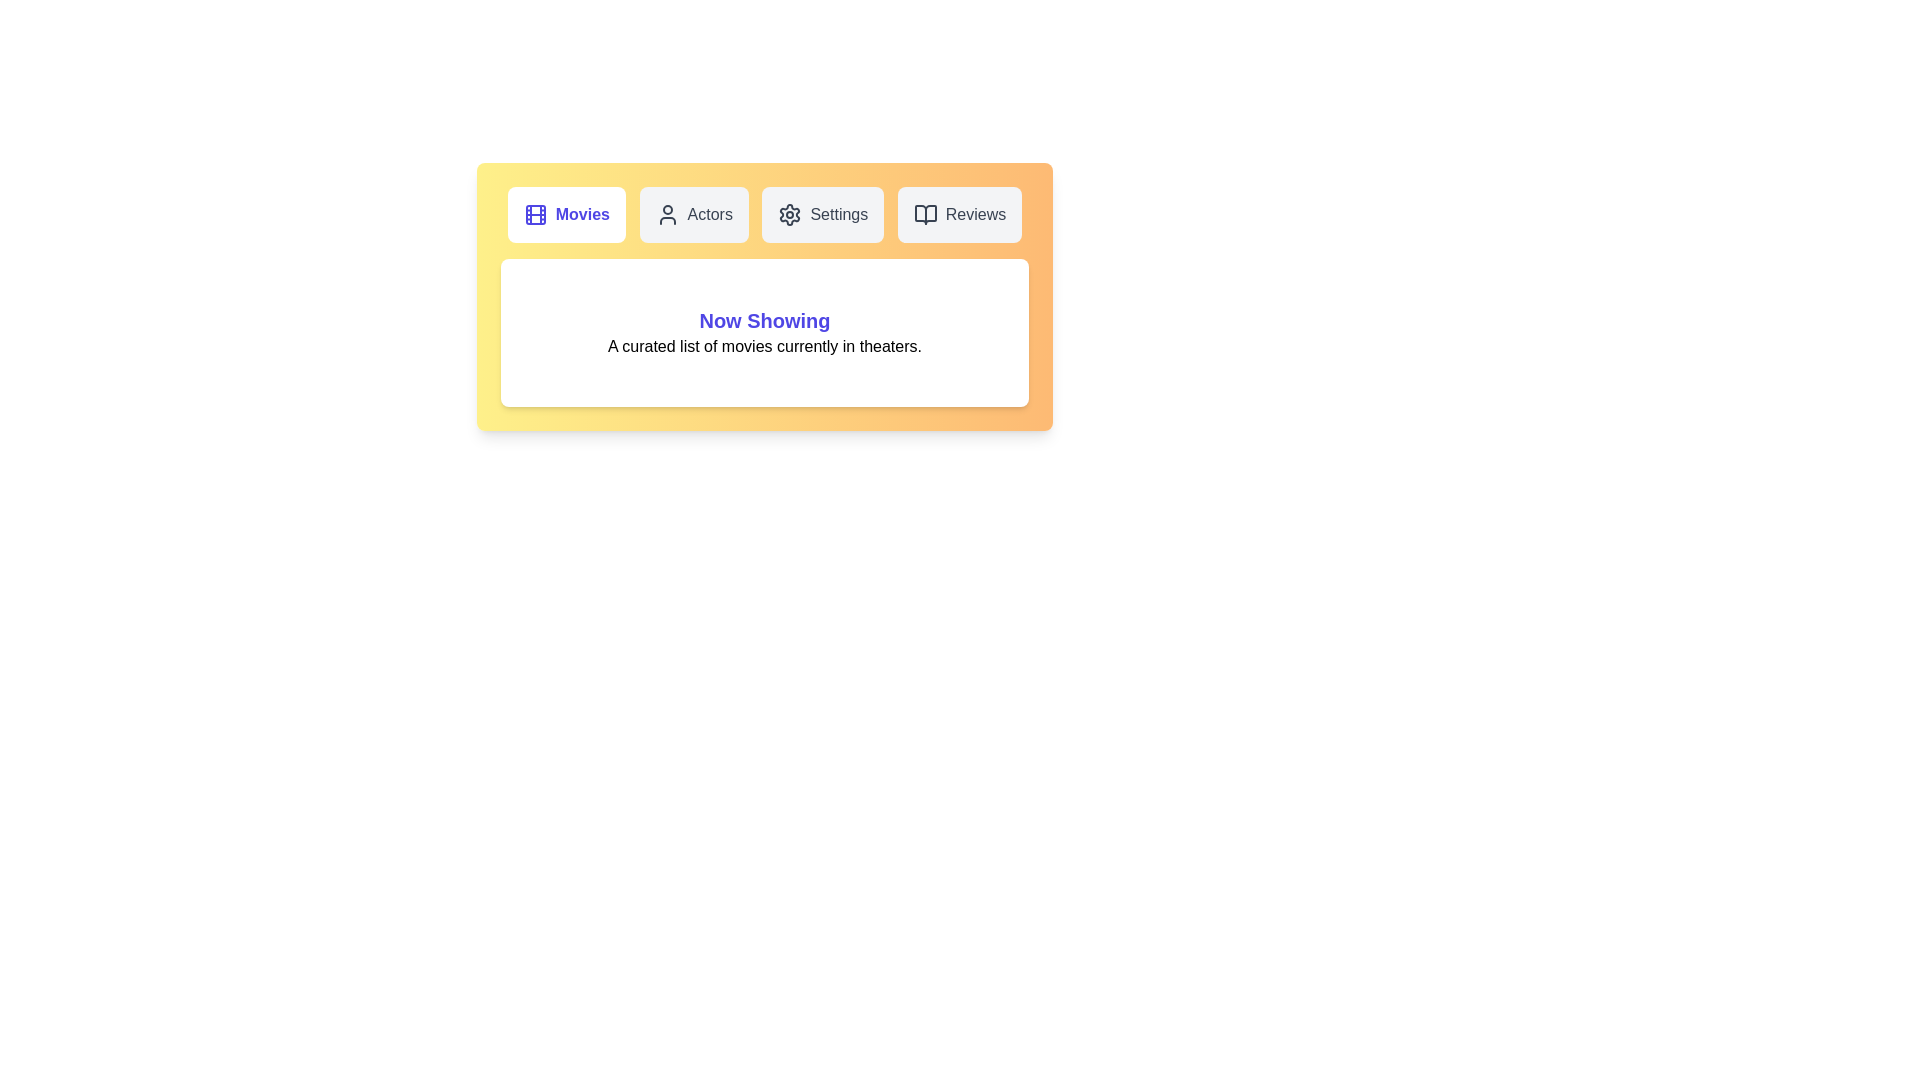  What do you see at coordinates (960, 215) in the screenshot?
I see `the tab labeled Reviews to preview its interaction` at bounding box center [960, 215].